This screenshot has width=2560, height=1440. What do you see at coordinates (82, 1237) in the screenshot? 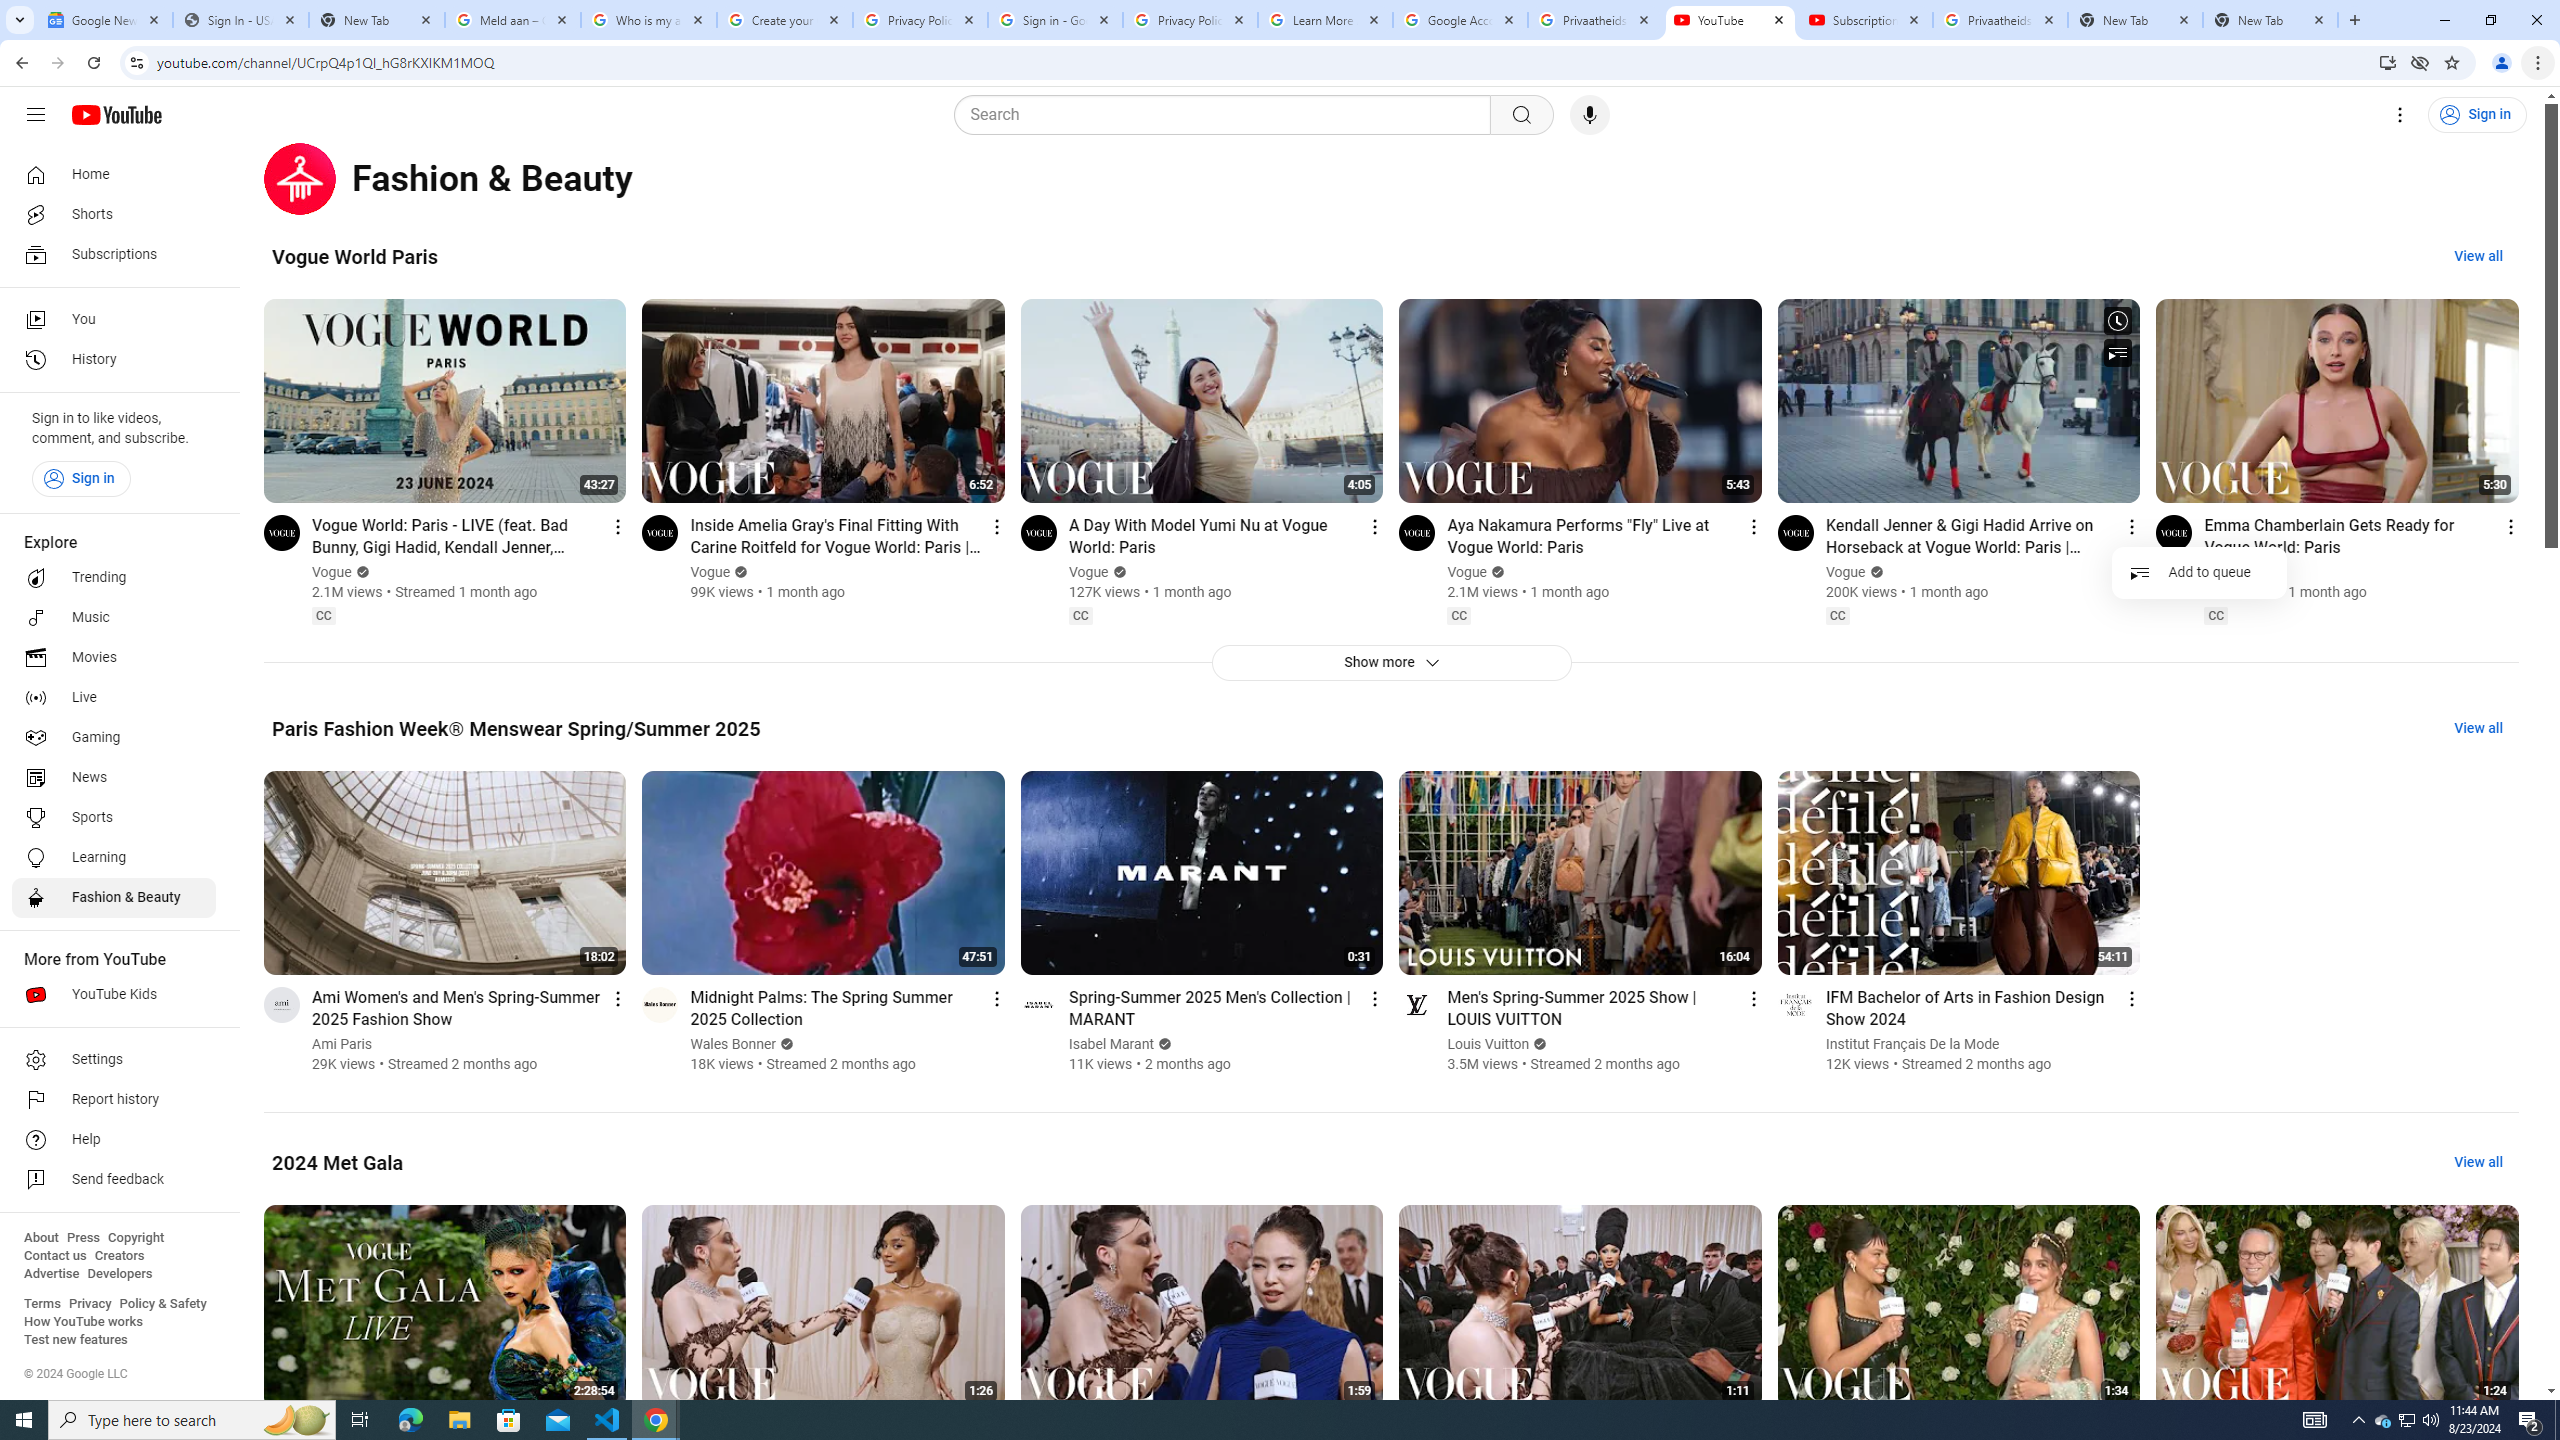
I see `'Press'` at bounding box center [82, 1237].